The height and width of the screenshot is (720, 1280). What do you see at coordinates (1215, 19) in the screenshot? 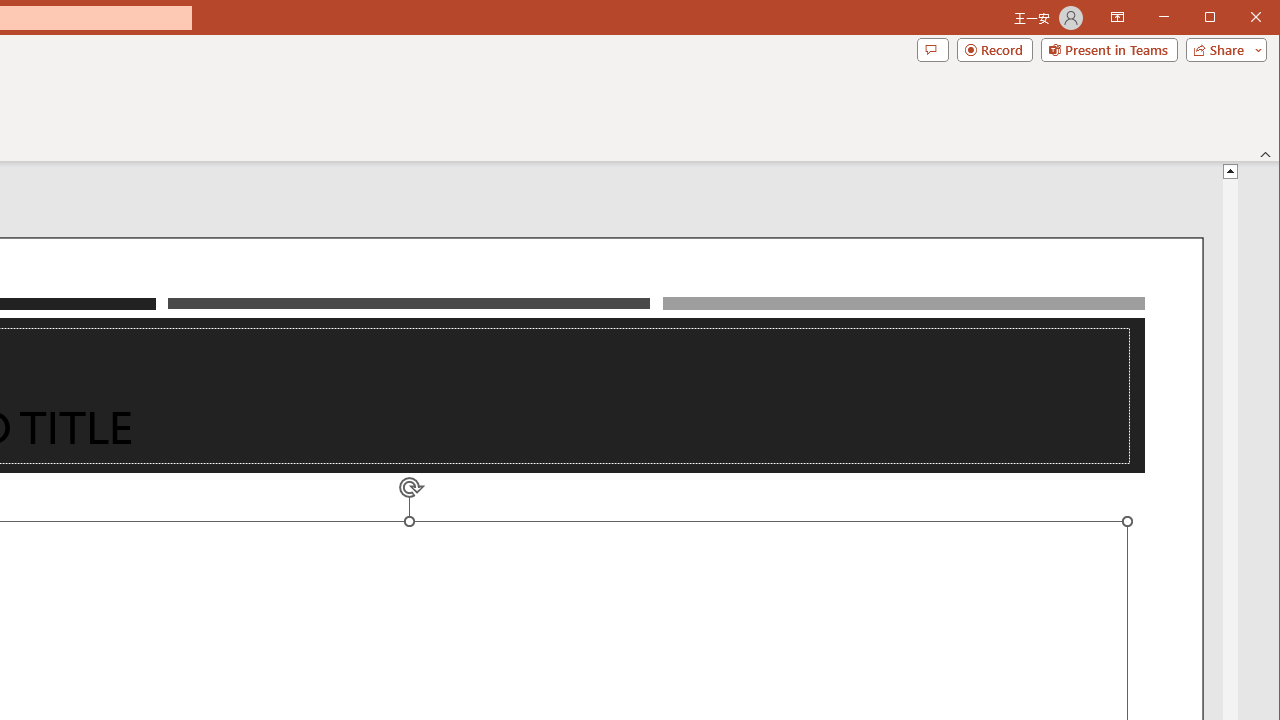
I see `'Minimize'` at bounding box center [1215, 19].